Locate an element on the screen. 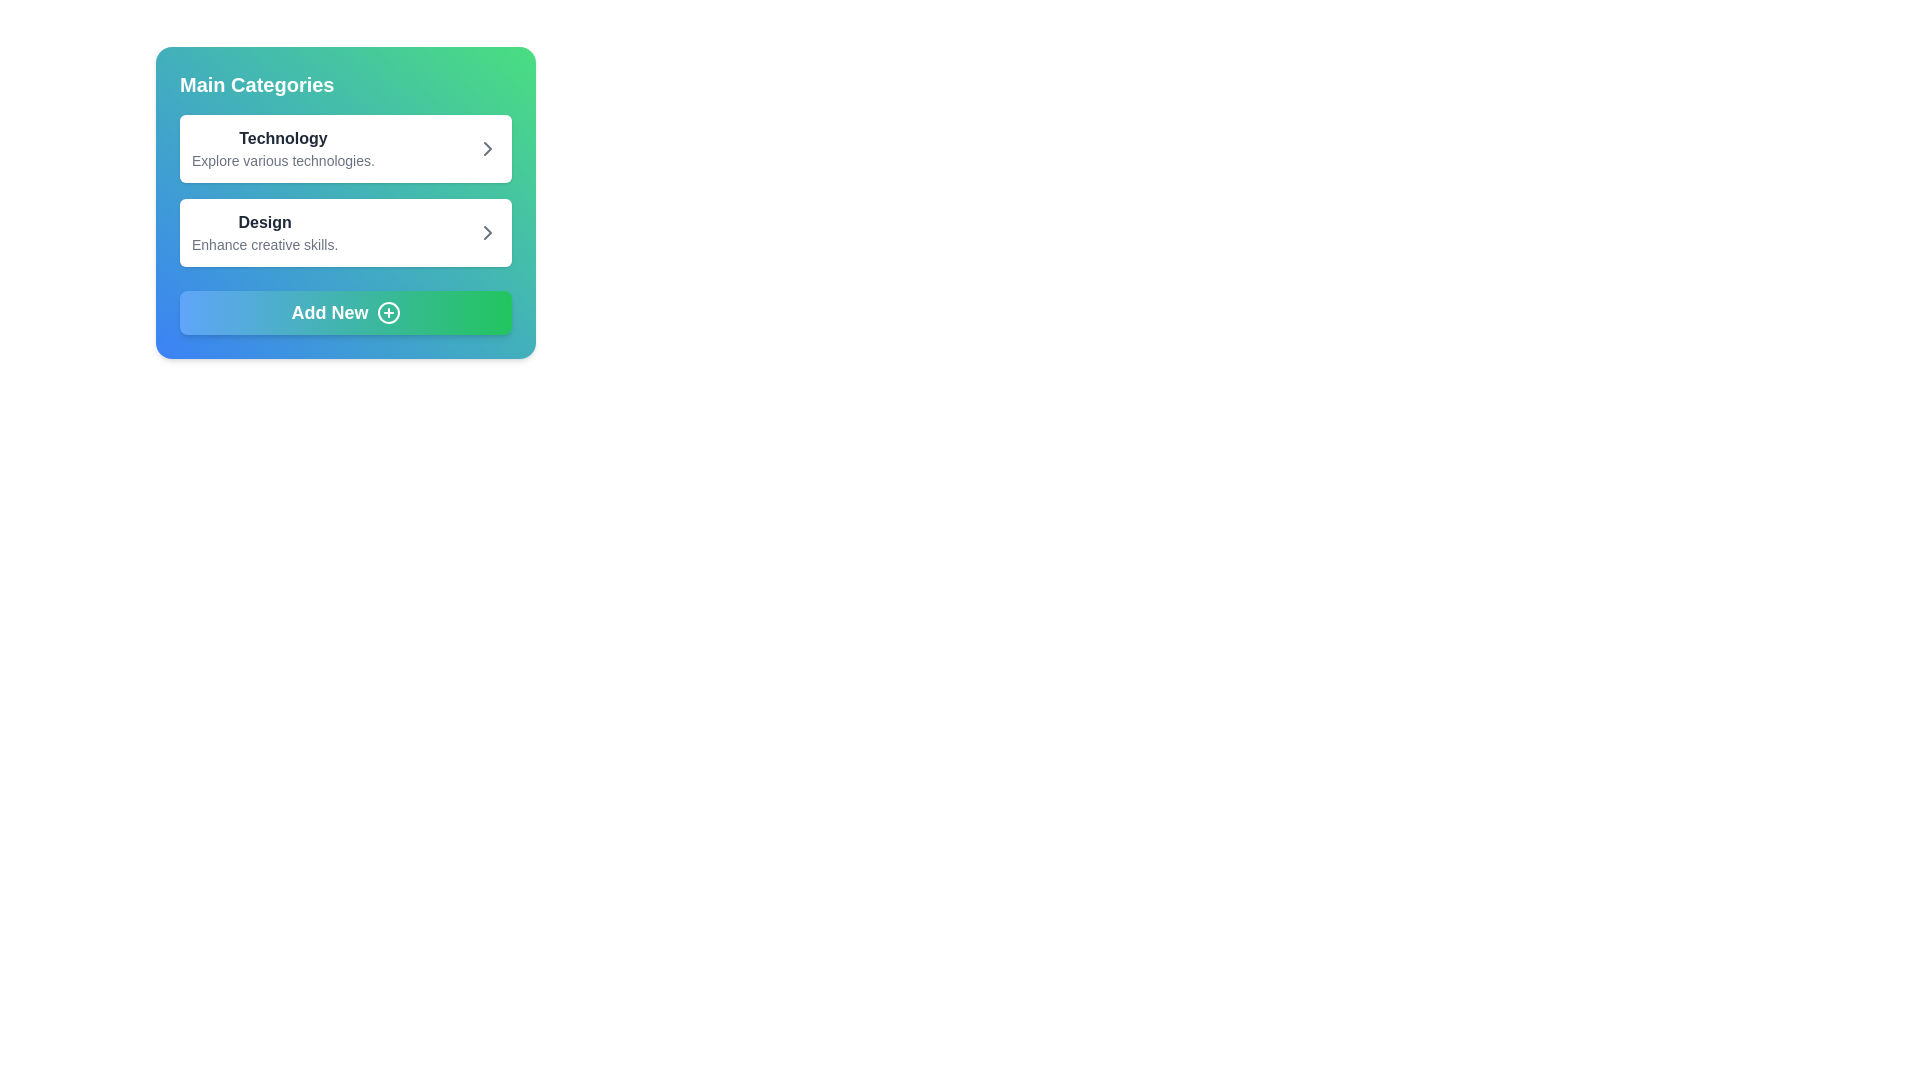 The image size is (1920, 1080). the small right-facing chevron icon styled in gray, positioned on the right side of the rectangular section labeled 'Design Enhance creative skills' is located at coordinates (488, 231).